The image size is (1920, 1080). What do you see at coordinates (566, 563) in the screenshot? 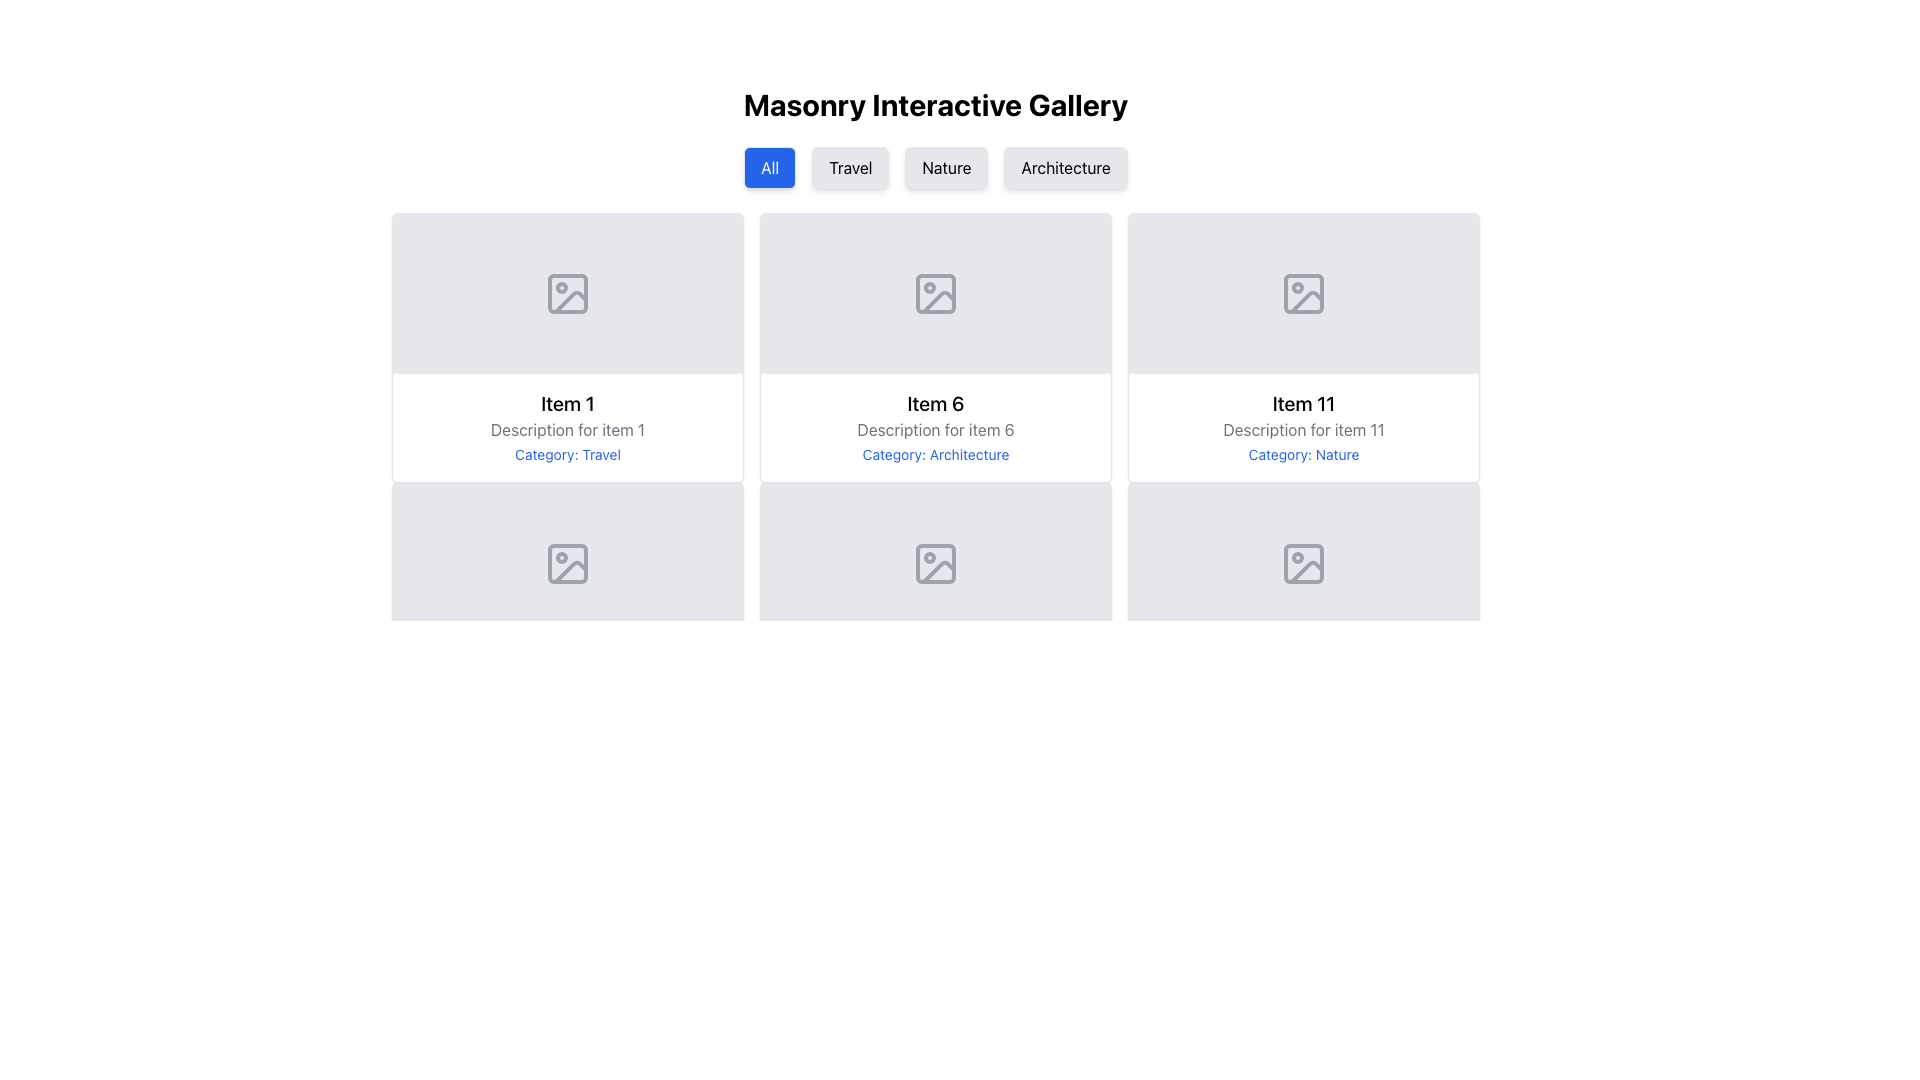
I see `the decorative rectangular shape with rounded edges, filled with a light gray shade, located at the center of the second row in the grid layout` at bounding box center [566, 563].